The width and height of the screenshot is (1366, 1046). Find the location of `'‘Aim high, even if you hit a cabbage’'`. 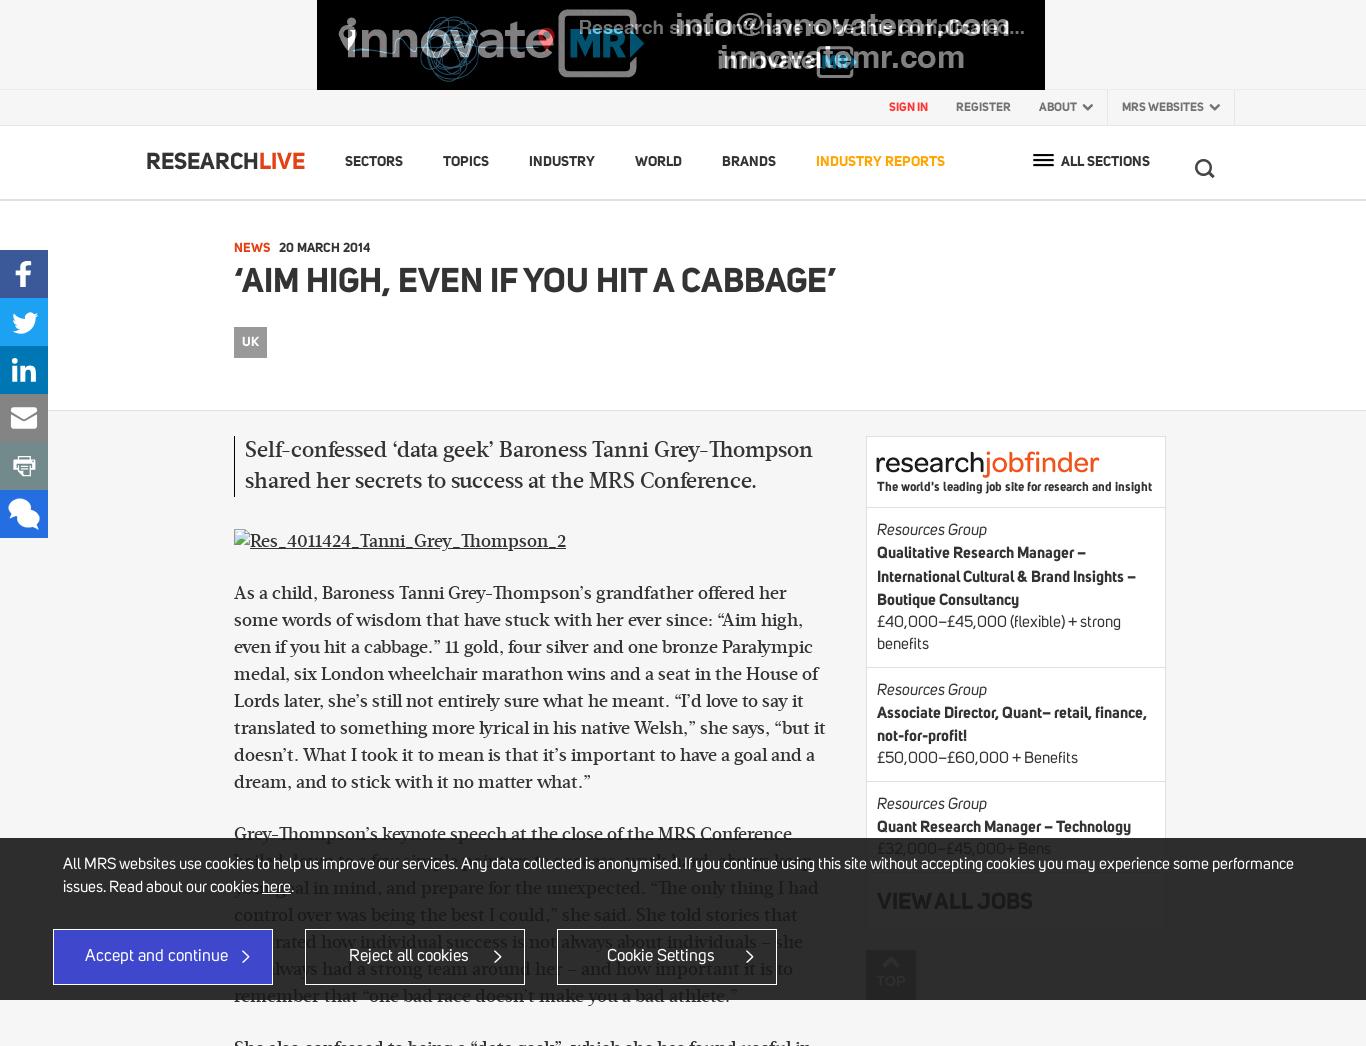

'‘Aim high, even if you hit a cabbage’' is located at coordinates (535, 280).